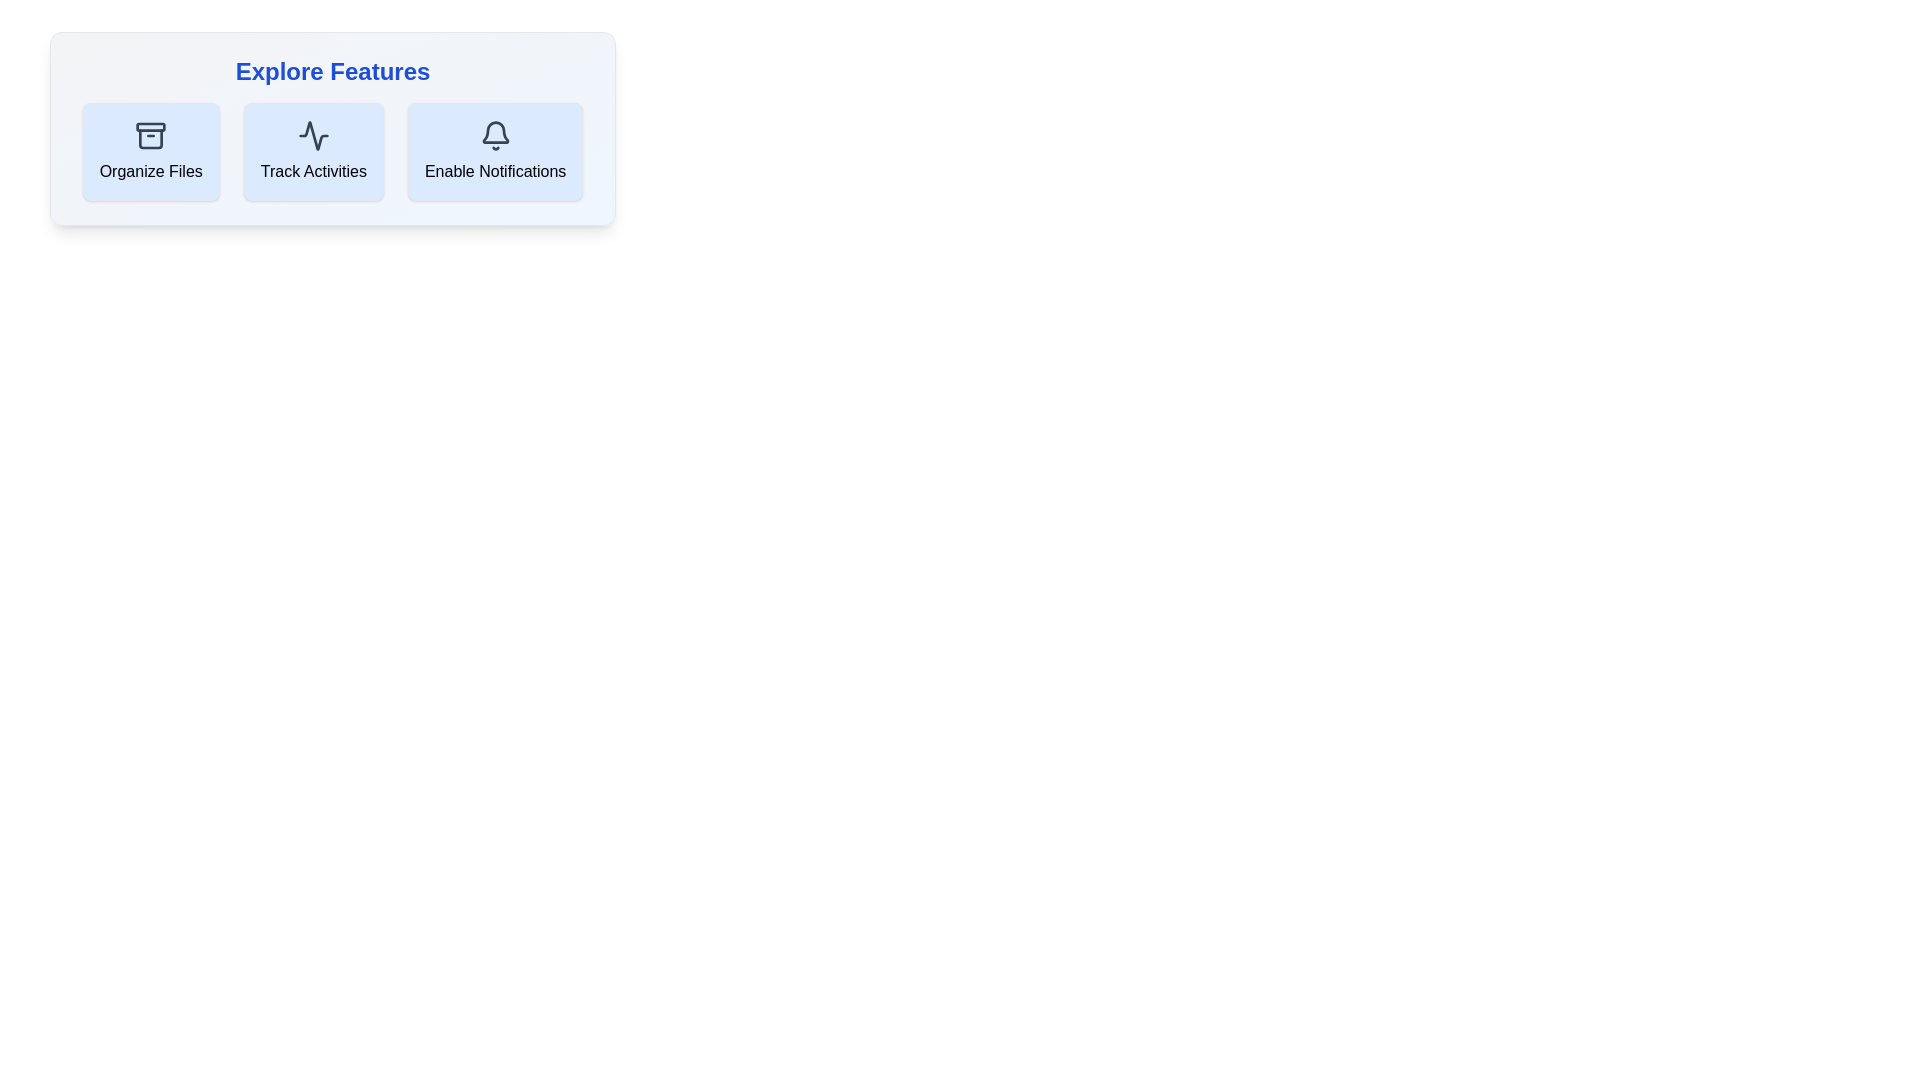 Image resolution: width=1920 pixels, height=1080 pixels. Describe the element at coordinates (332, 150) in the screenshot. I see `the middle button below the 'Explore Features' title` at that location.